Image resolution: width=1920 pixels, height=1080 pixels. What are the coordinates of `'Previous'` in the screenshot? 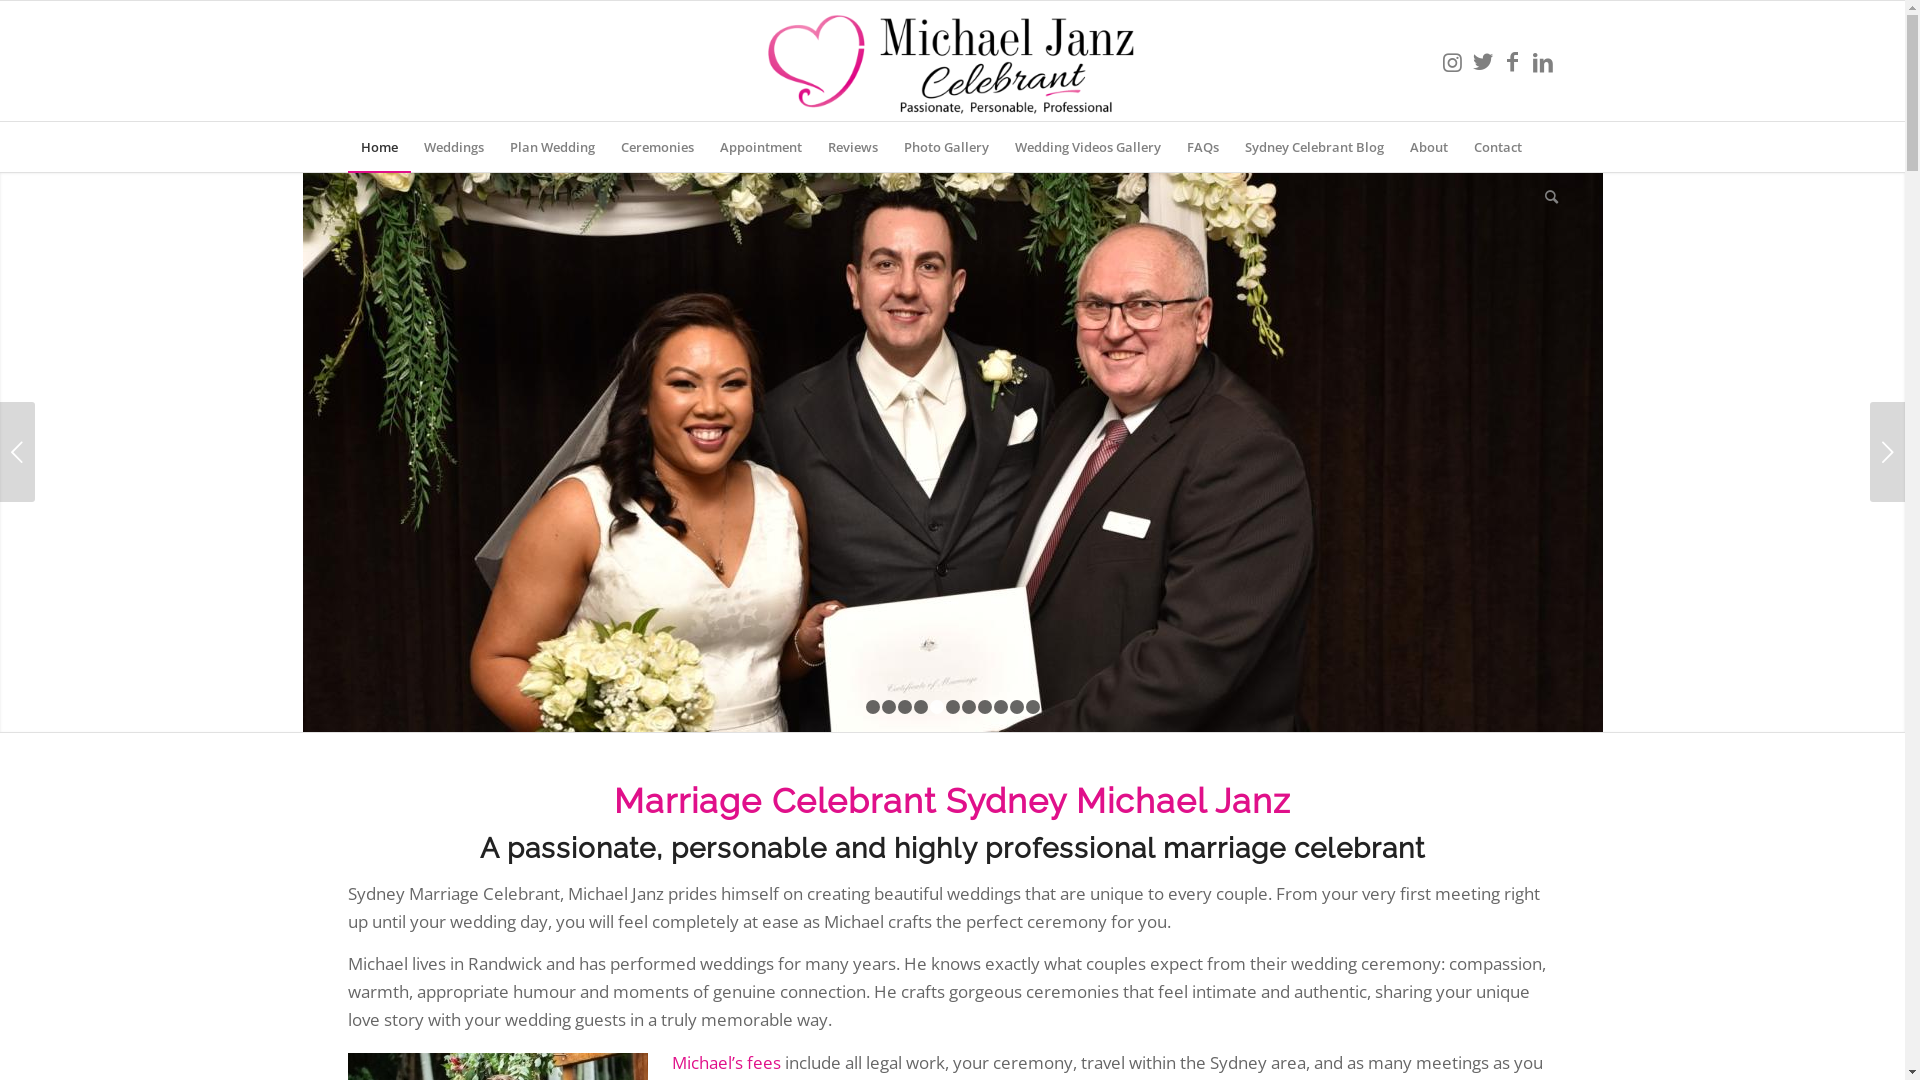 It's located at (17, 401).